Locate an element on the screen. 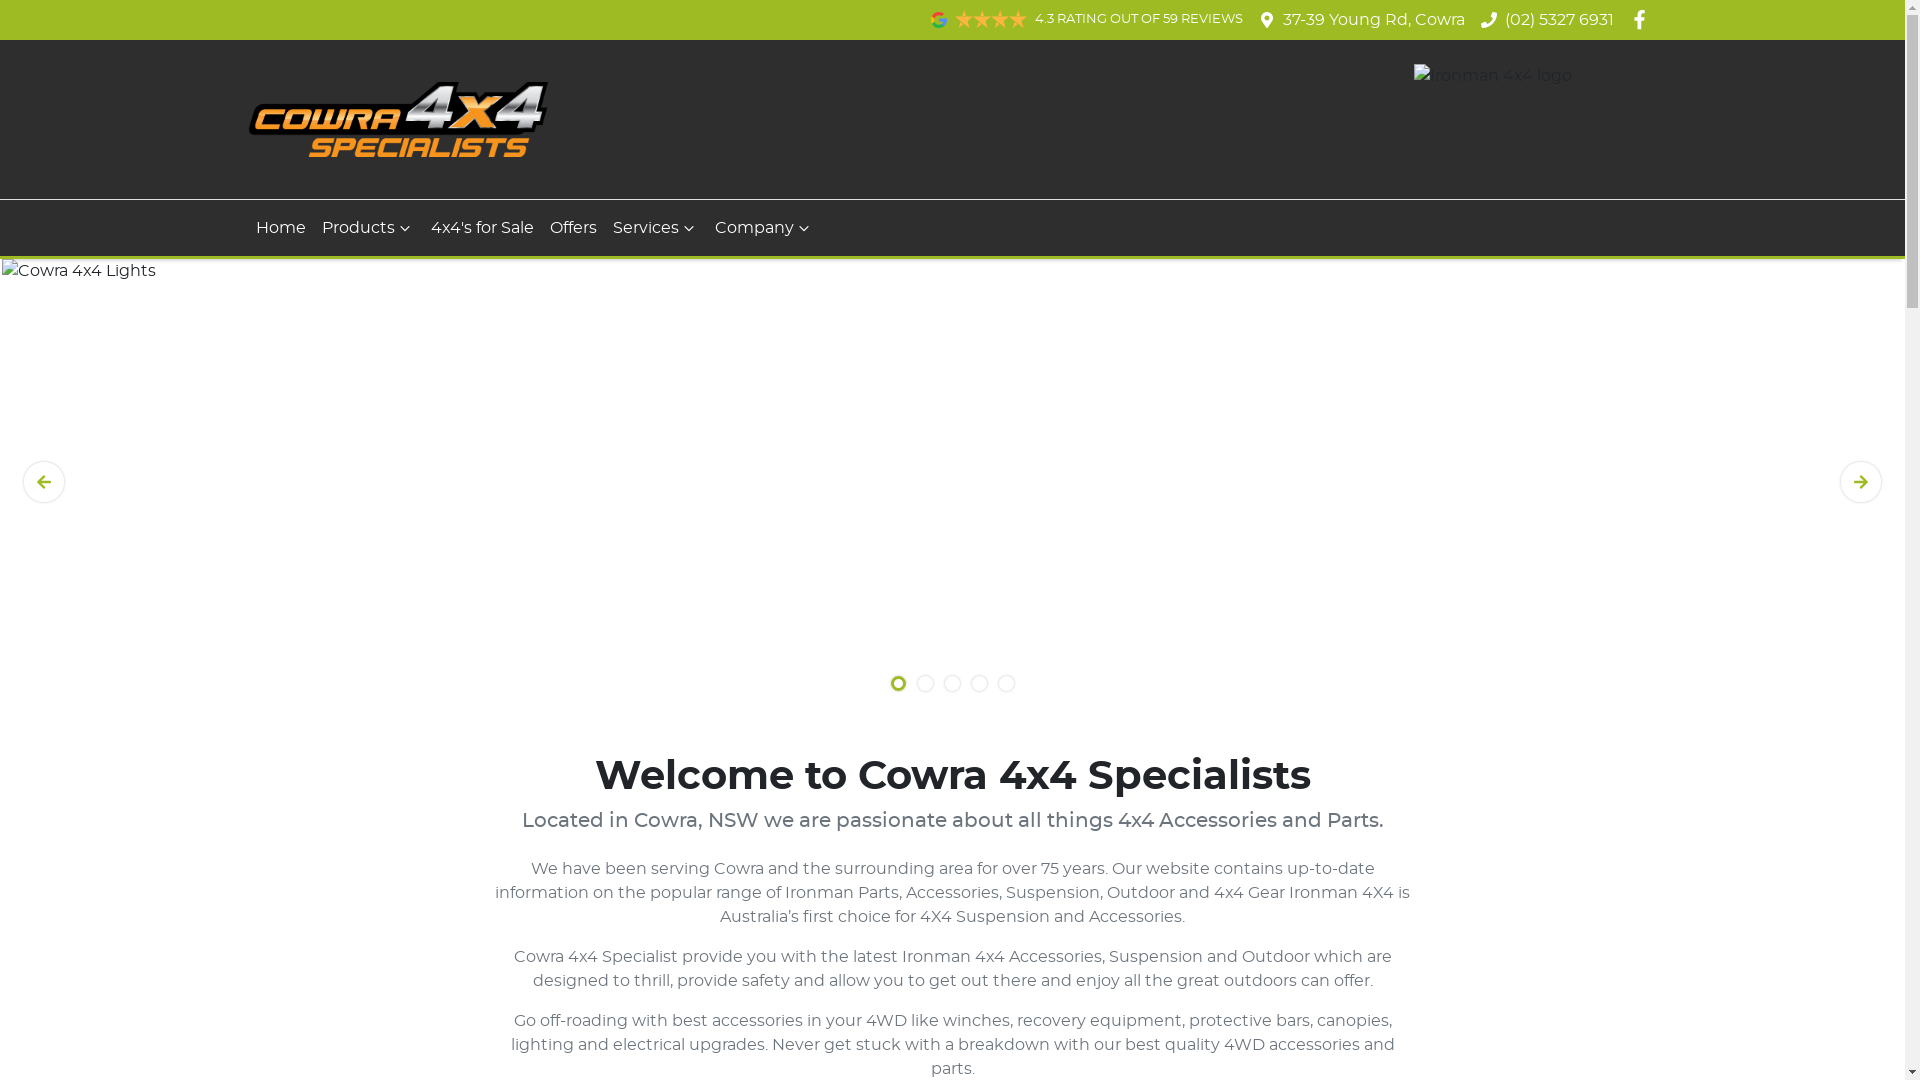 The width and height of the screenshot is (1920, 1080). '4x4's for Sale' is located at coordinates (481, 226).